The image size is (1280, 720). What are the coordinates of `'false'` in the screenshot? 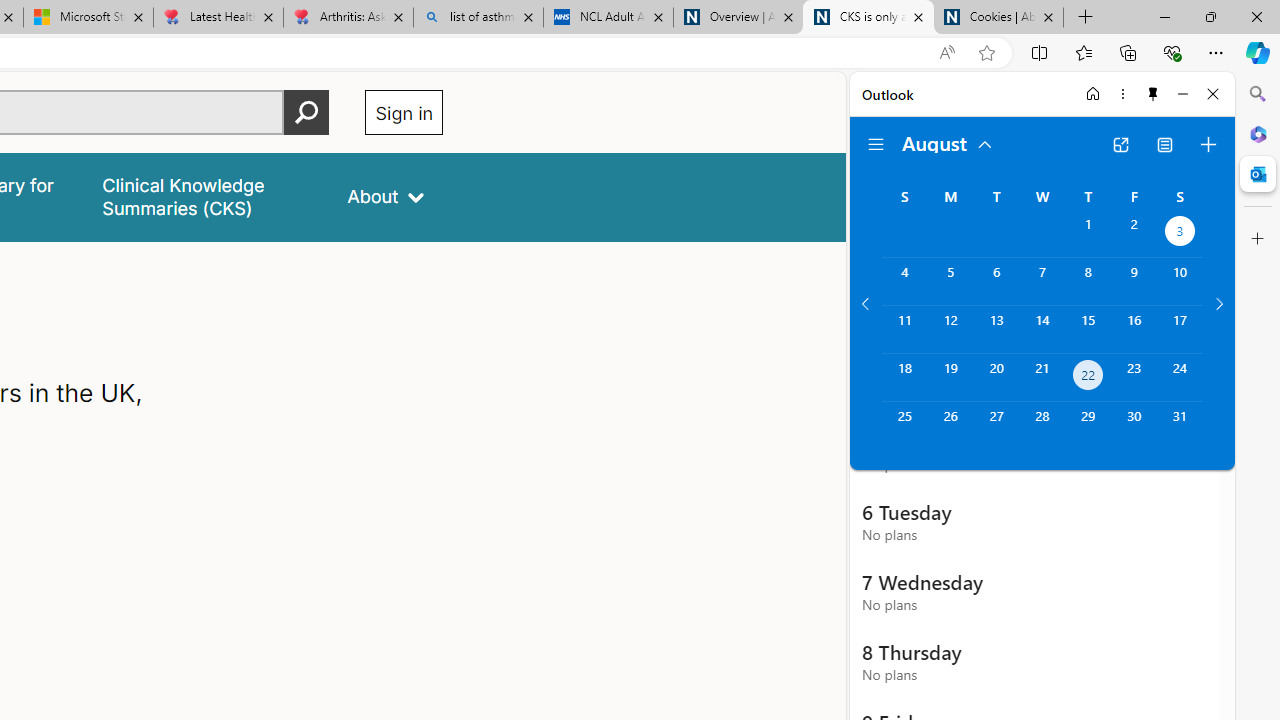 It's located at (207, 197).